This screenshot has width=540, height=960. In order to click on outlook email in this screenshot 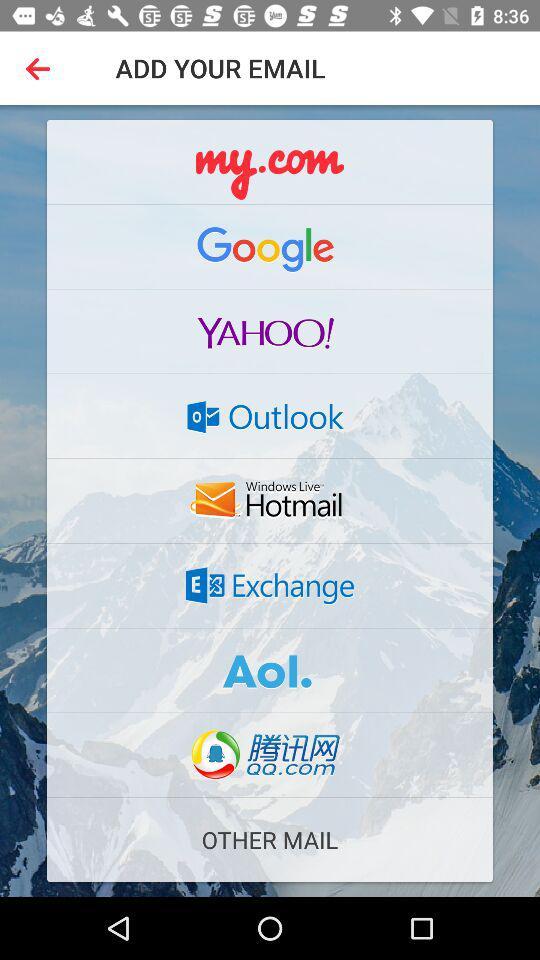, I will do `click(270, 415)`.